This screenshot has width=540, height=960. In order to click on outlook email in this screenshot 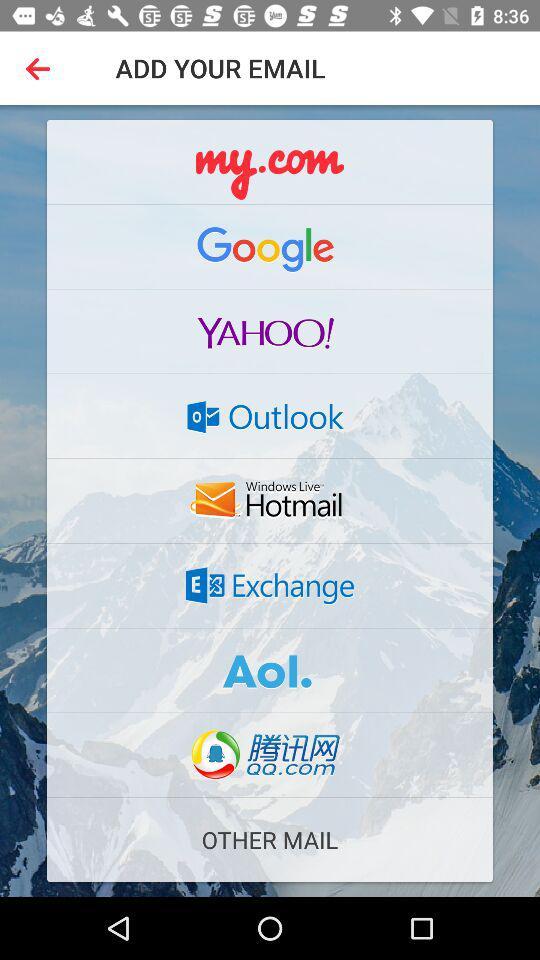, I will do `click(270, 415)`.